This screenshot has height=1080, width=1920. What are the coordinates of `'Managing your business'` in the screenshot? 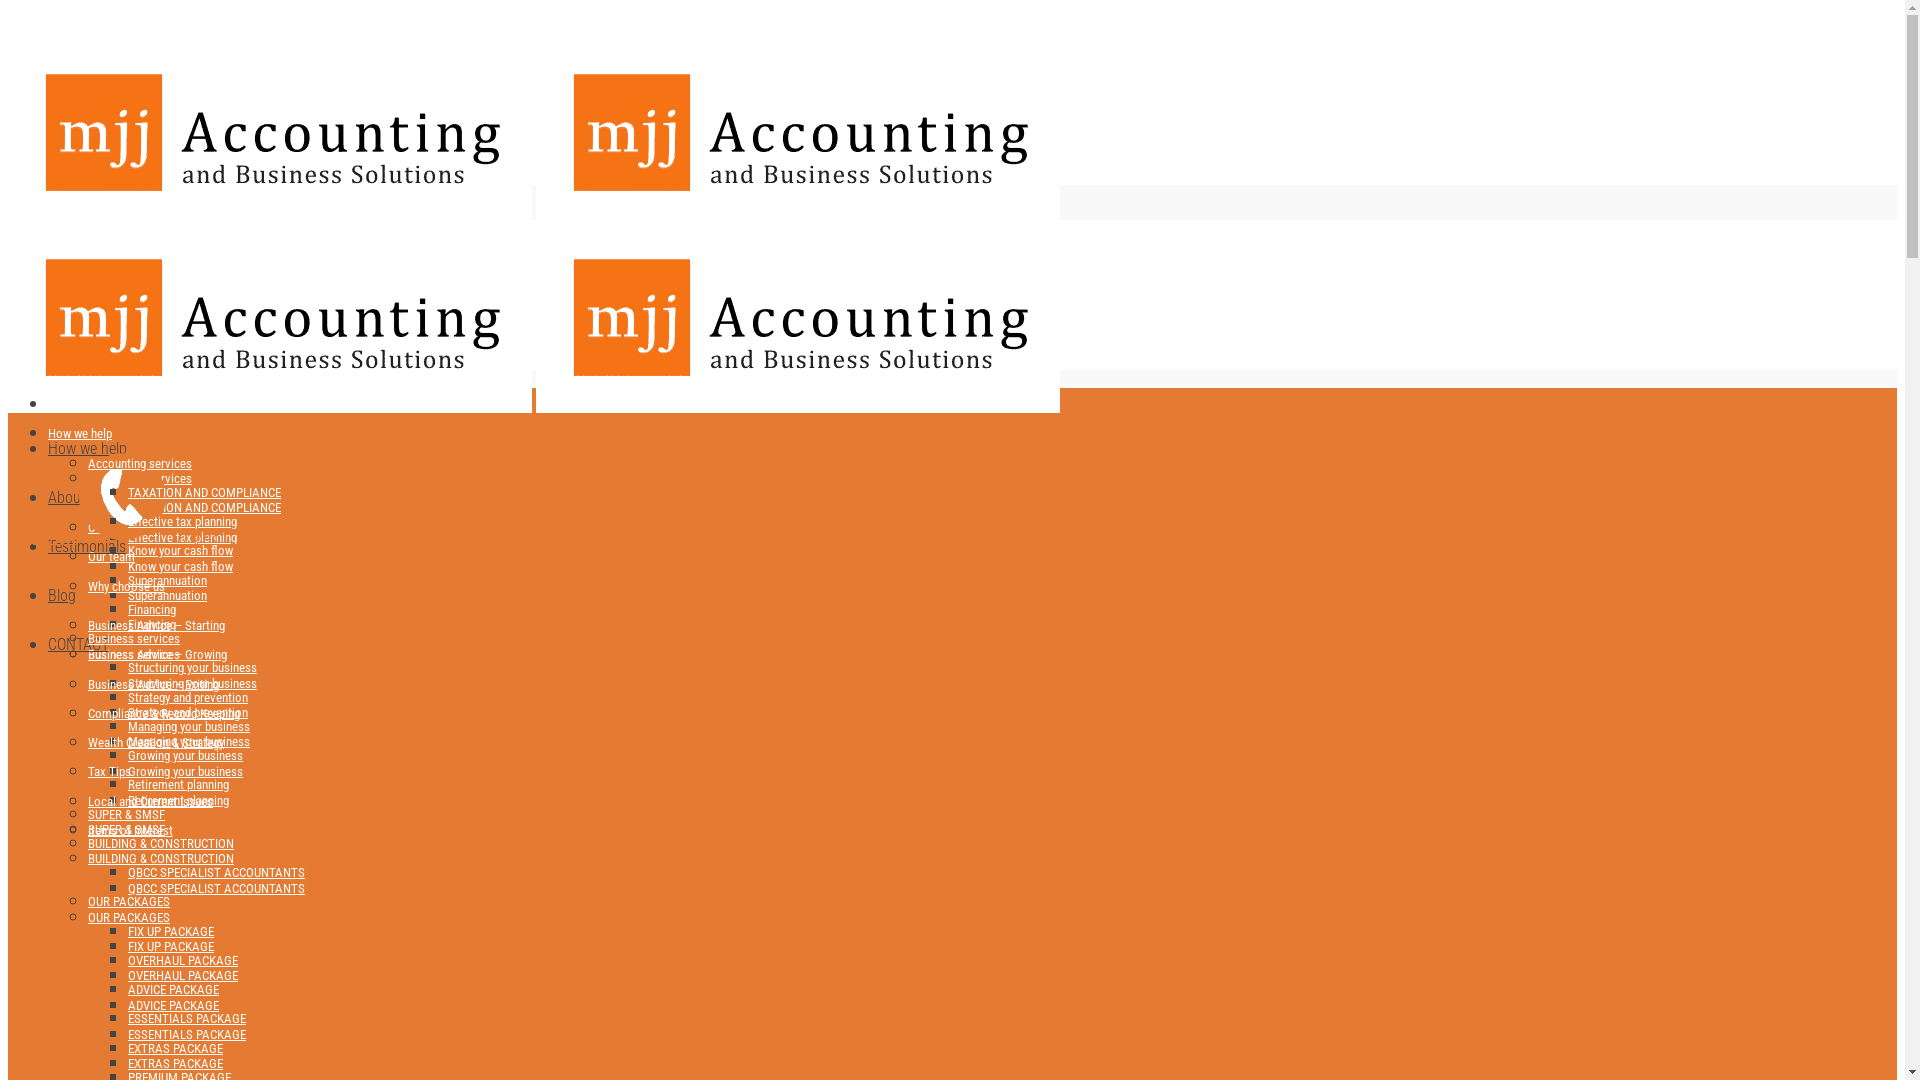 It's located at (127, 741).